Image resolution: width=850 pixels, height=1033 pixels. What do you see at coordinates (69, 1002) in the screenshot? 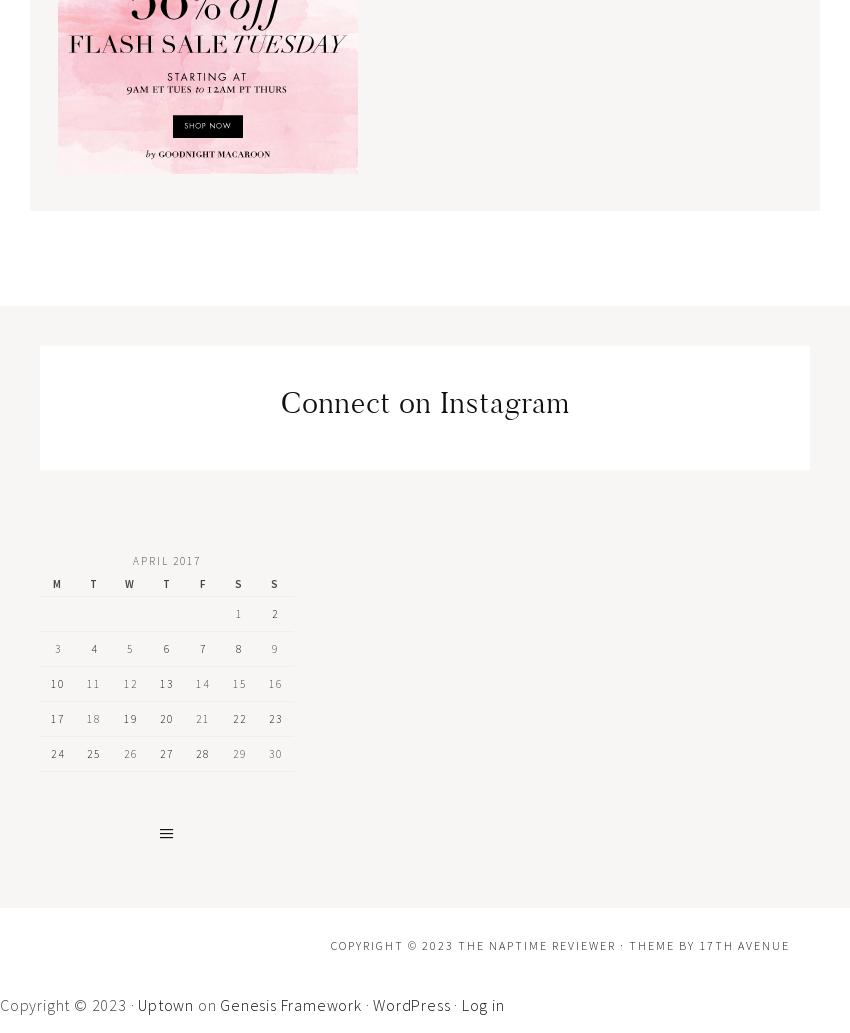
I see `'Copyright © 2023 ·'` at bounding box center [69, 1002].